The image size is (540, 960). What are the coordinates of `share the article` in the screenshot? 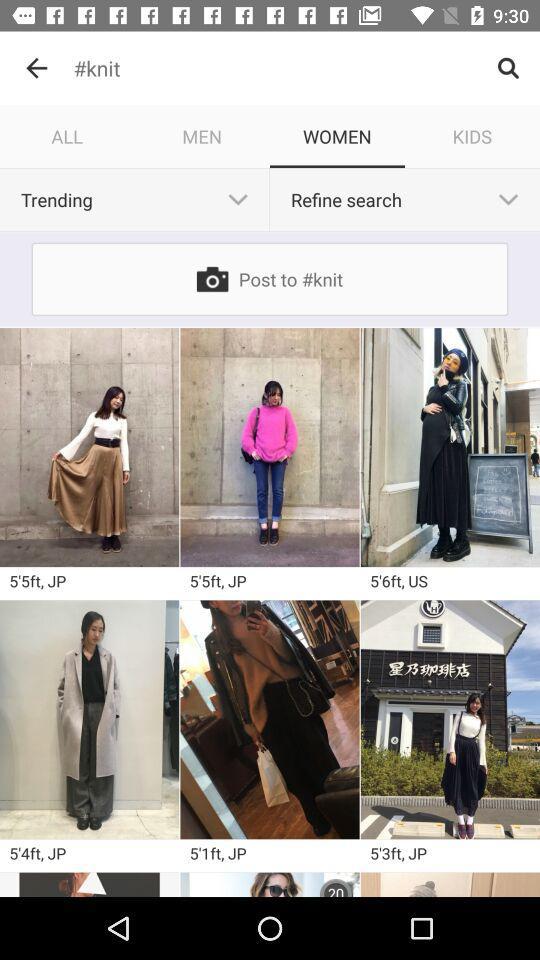 It's located at (270, 883).